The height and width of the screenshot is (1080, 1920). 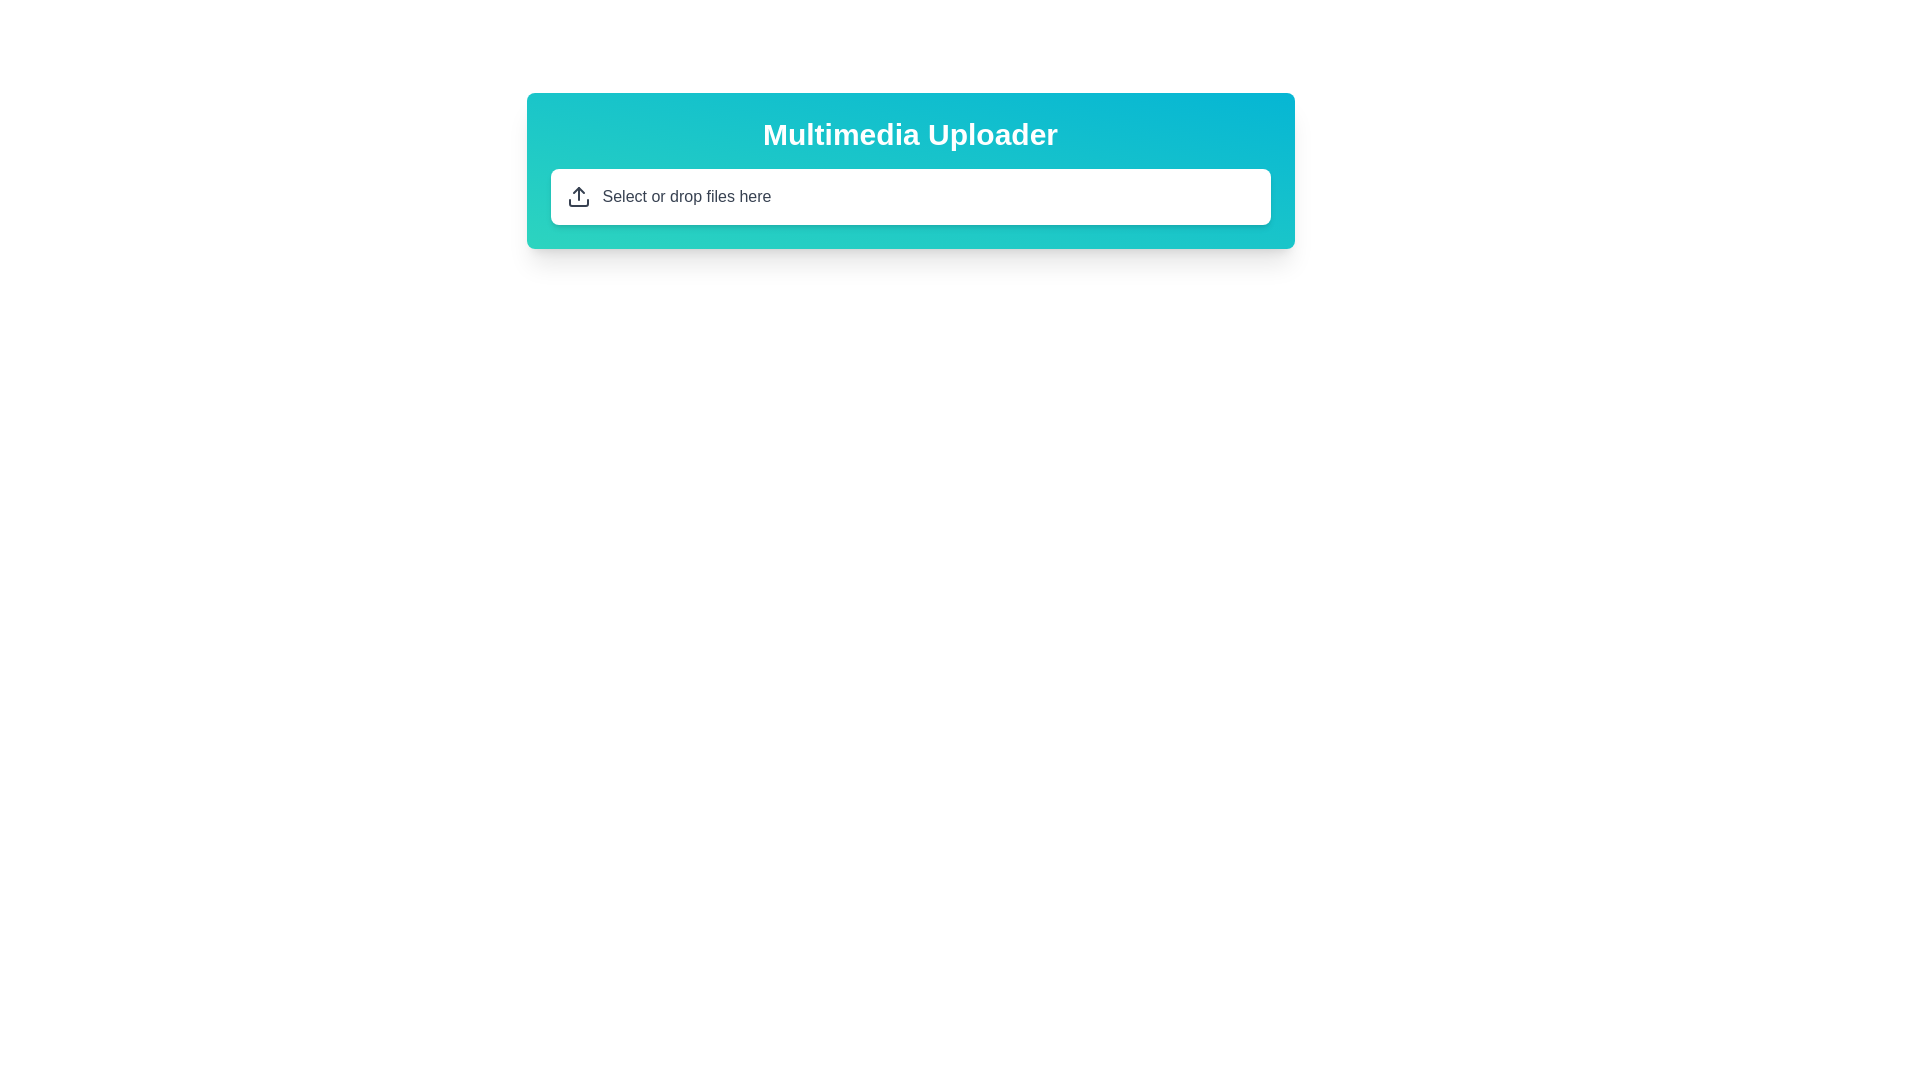 What do you see at coordinates (909, 196) in the screenshot?
I see `the 'Select or drop files here' button in the Multimedia Uploader panel` at bounding box center [909, 196].